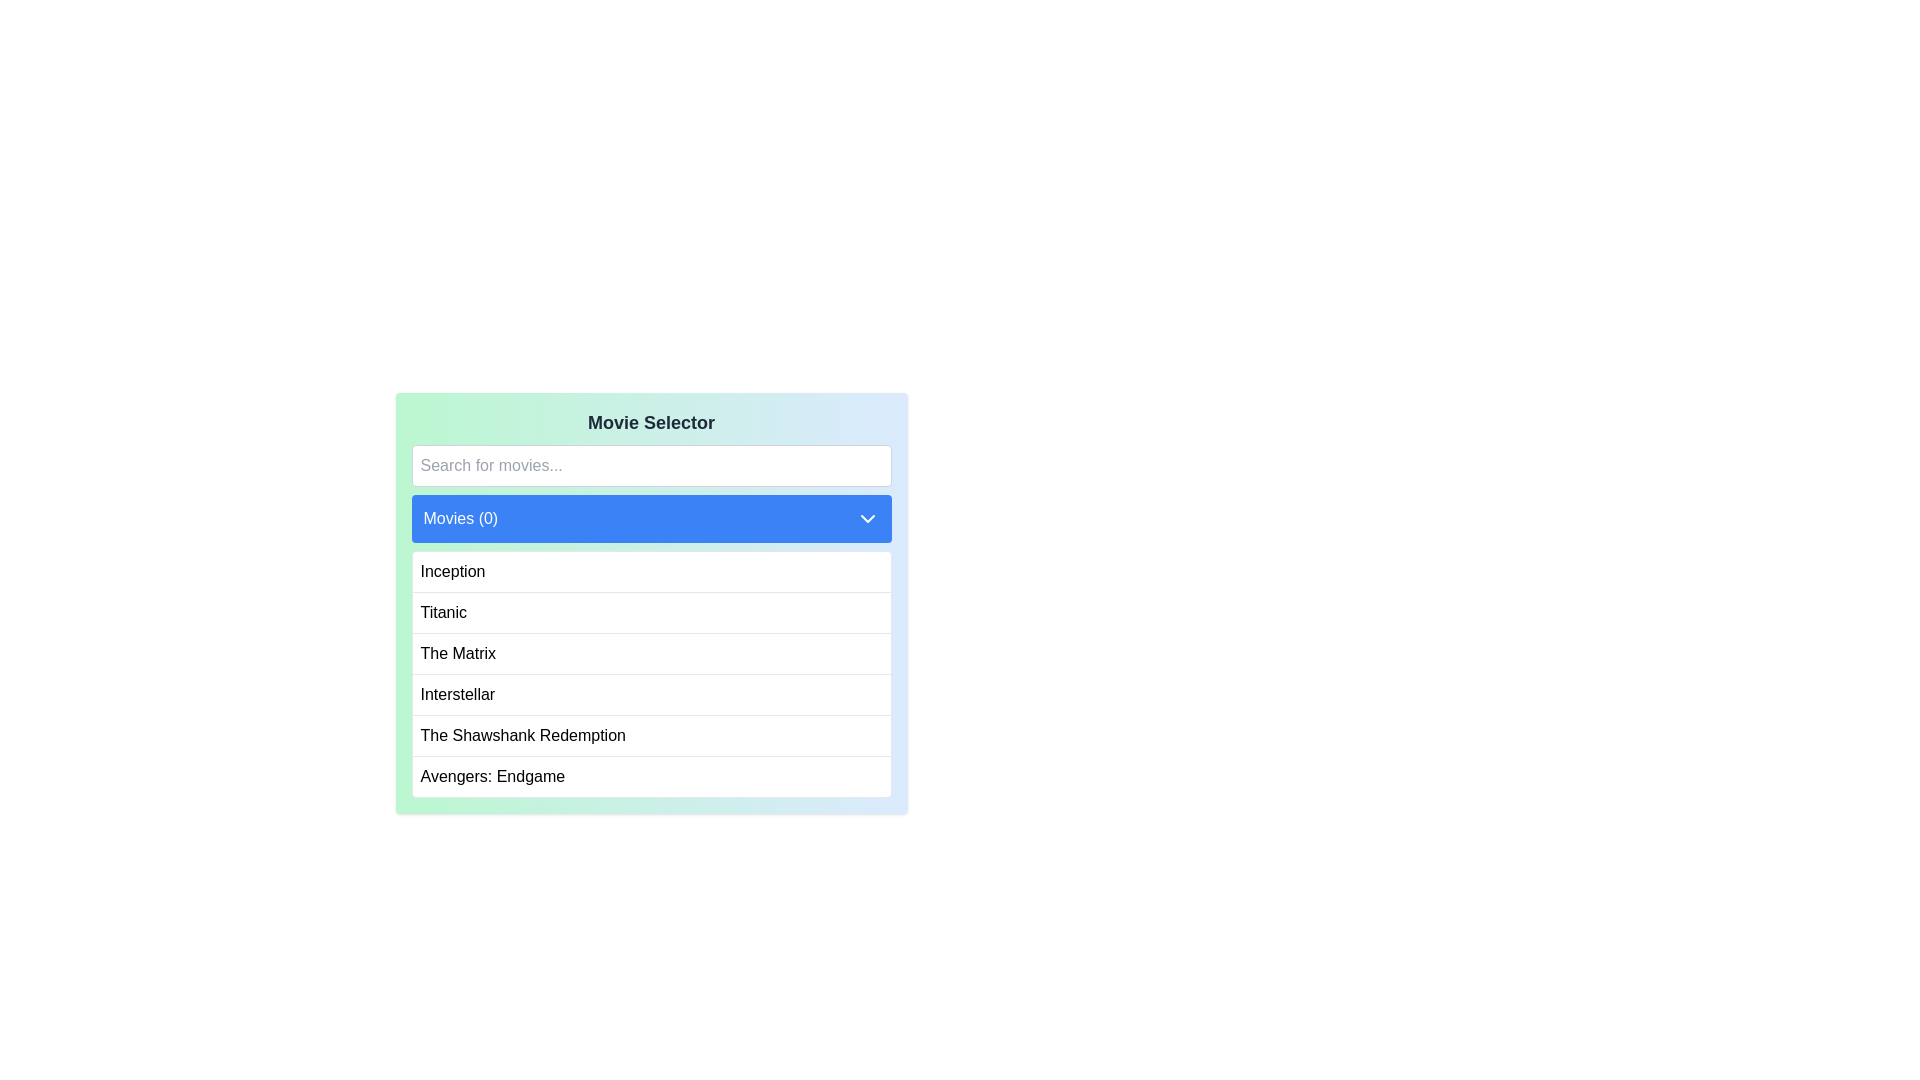 The image size is (1920, 1080). Describe the element at coordinates (451, 571) in the screenshot. I see `the text 'Inception' in the second row of the movie list` at that location.